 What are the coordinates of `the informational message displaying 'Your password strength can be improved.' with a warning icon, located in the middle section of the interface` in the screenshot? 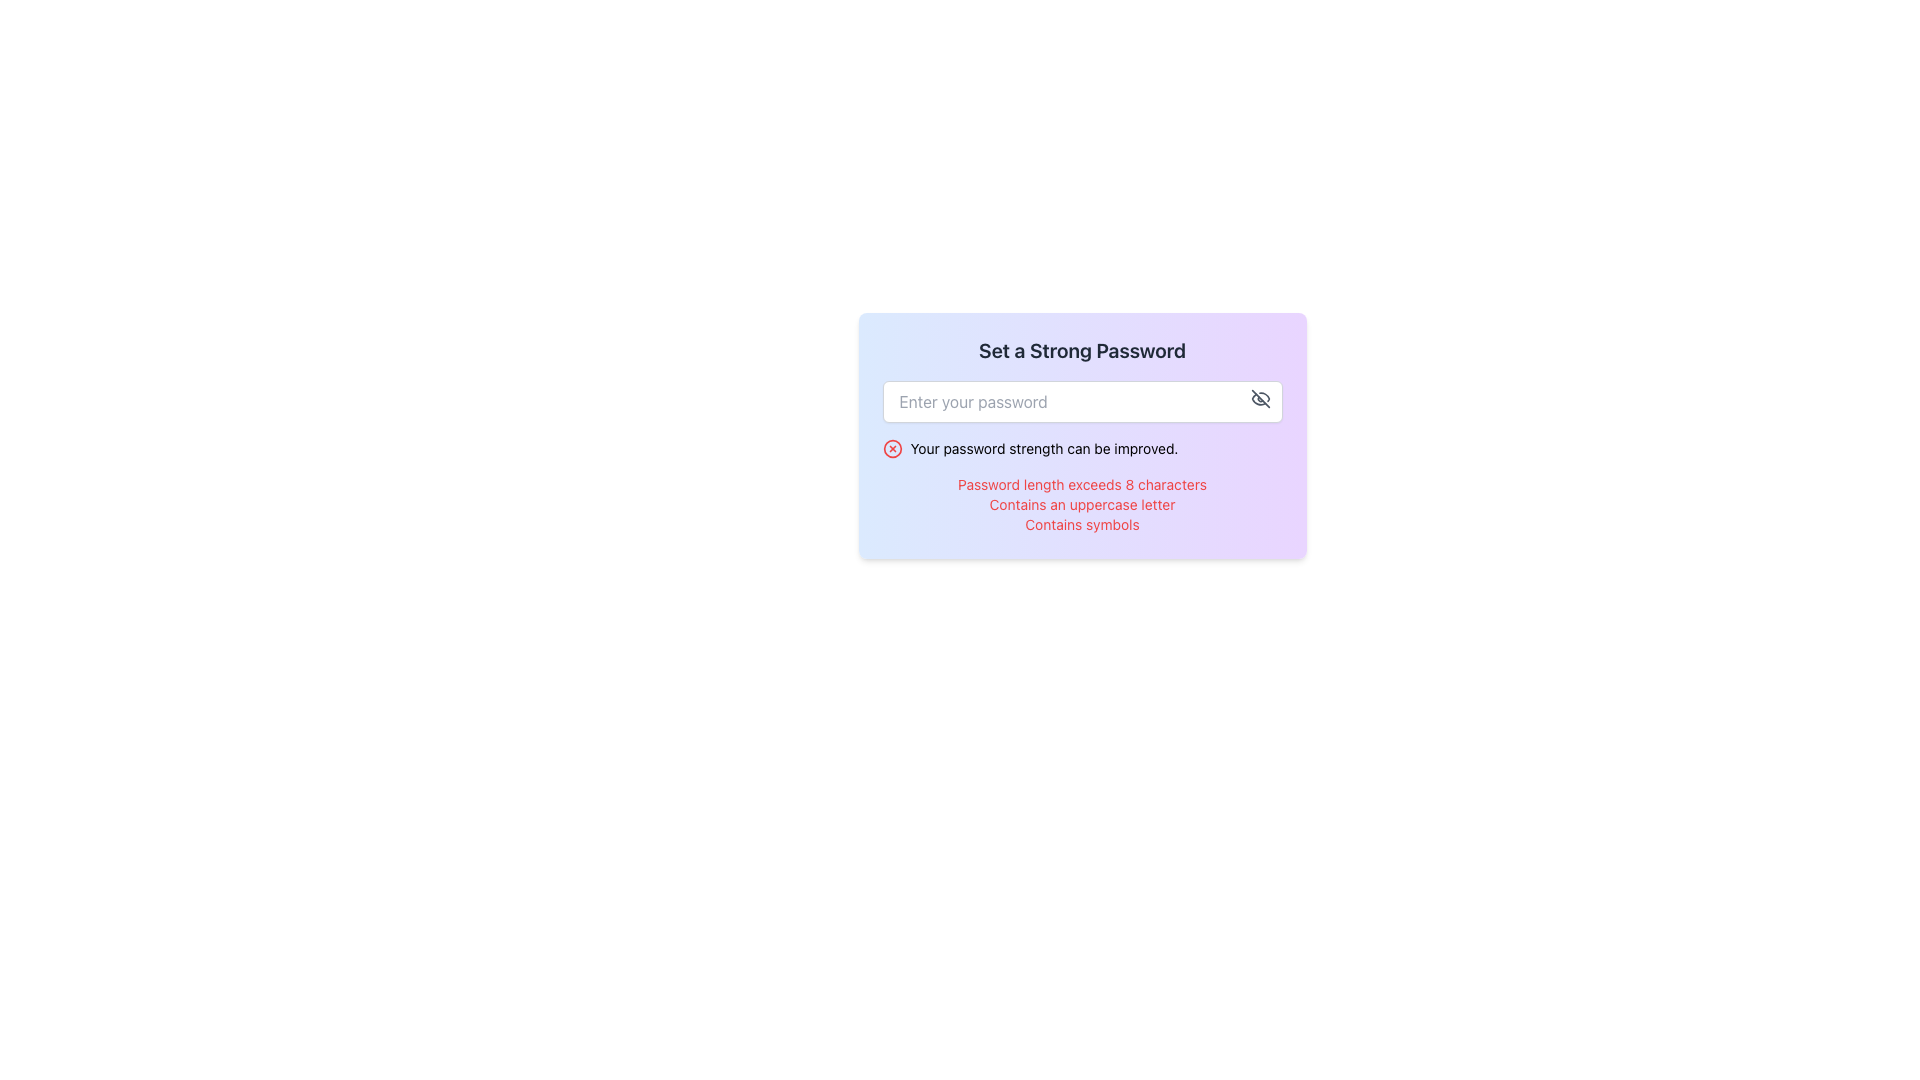 It's located at (1081, 447).